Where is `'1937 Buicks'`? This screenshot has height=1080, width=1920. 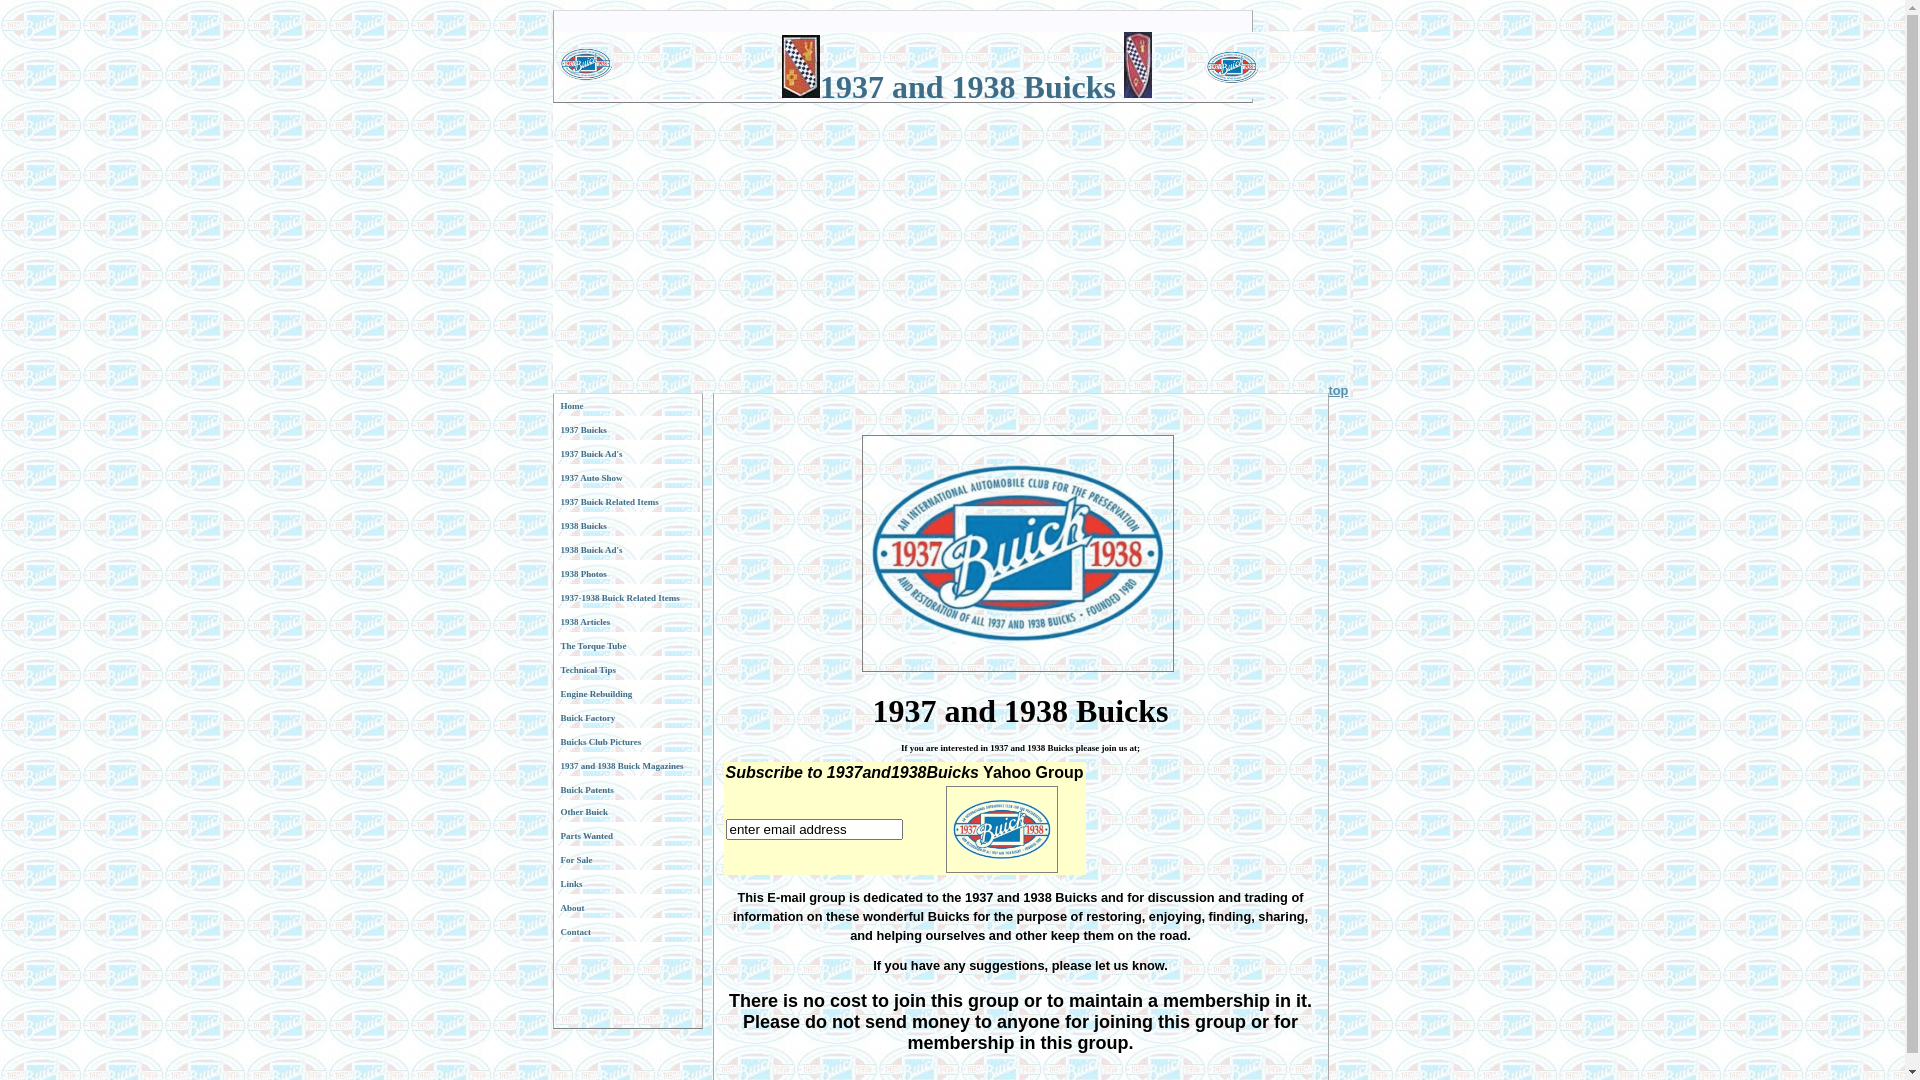 '1937 Buicks' is located at coordinates (626, 428).